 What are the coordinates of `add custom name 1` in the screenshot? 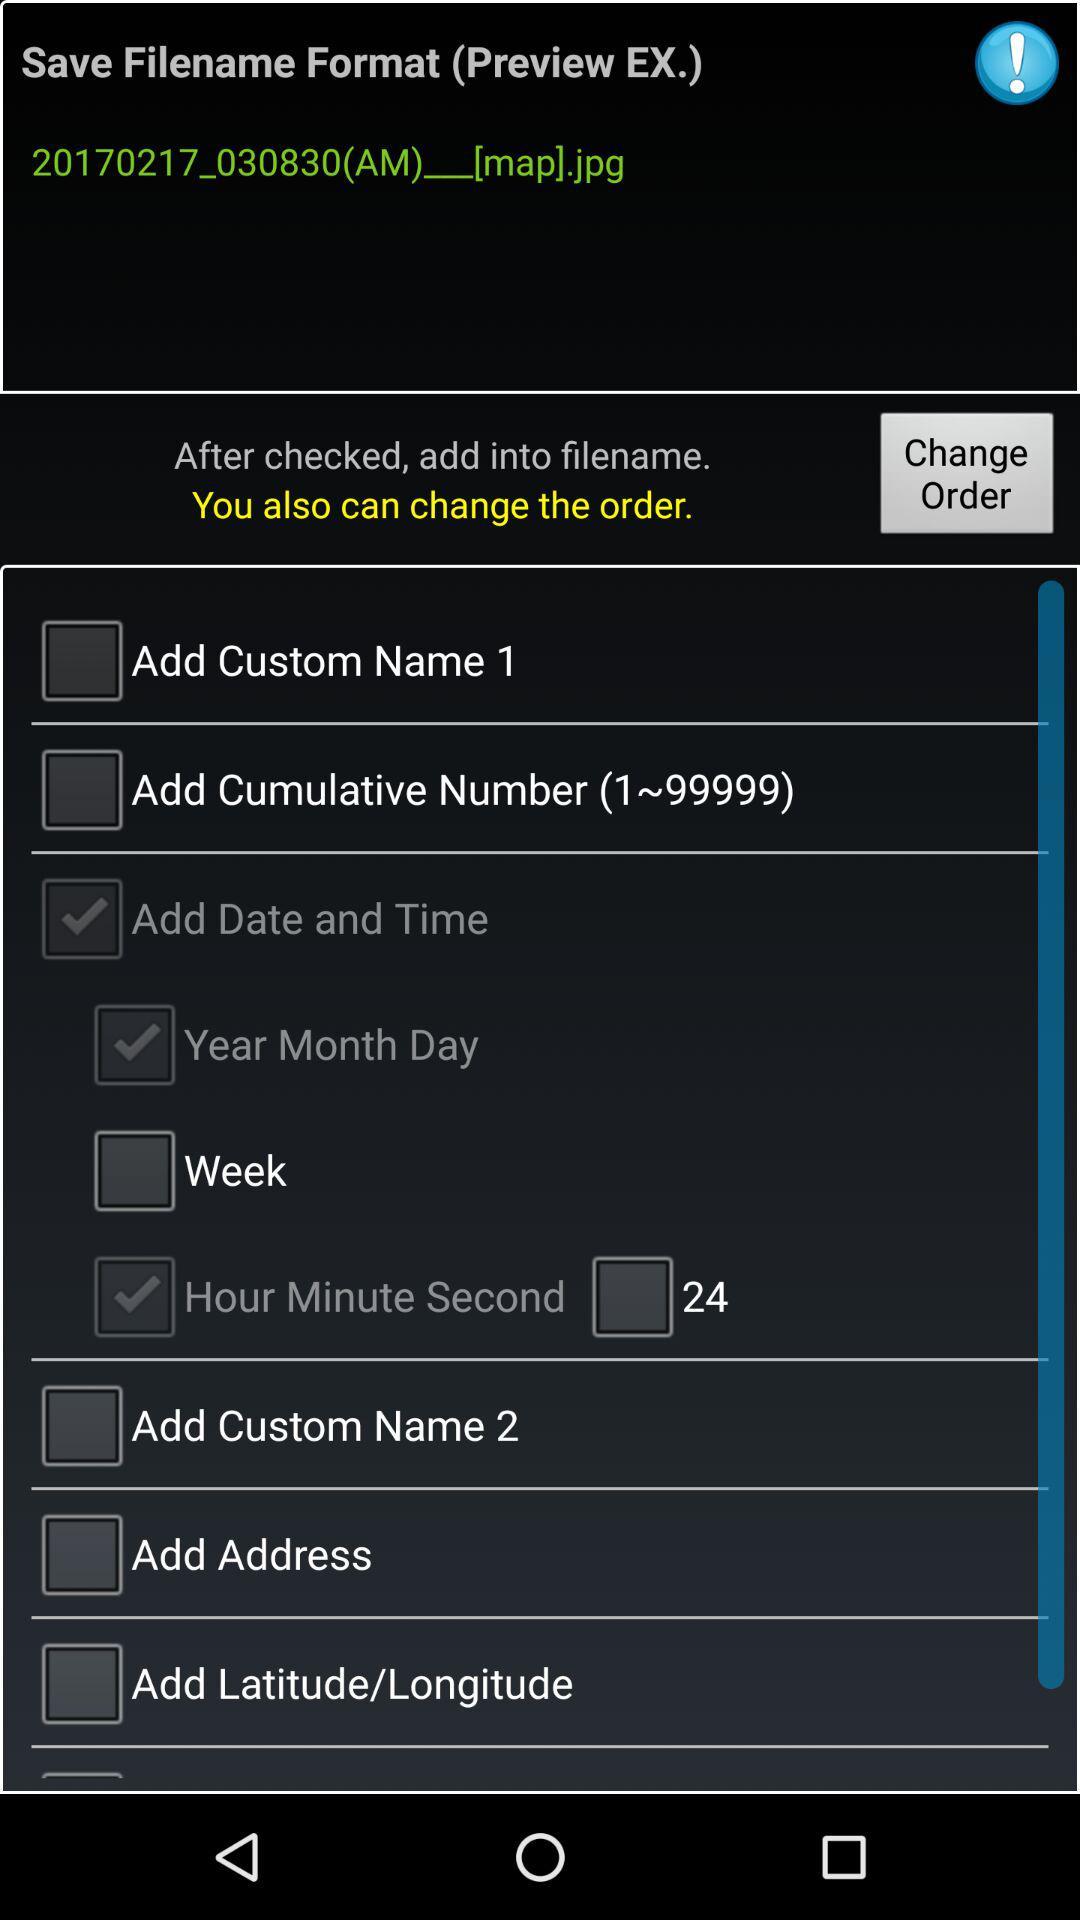 It's located at (540, 658).